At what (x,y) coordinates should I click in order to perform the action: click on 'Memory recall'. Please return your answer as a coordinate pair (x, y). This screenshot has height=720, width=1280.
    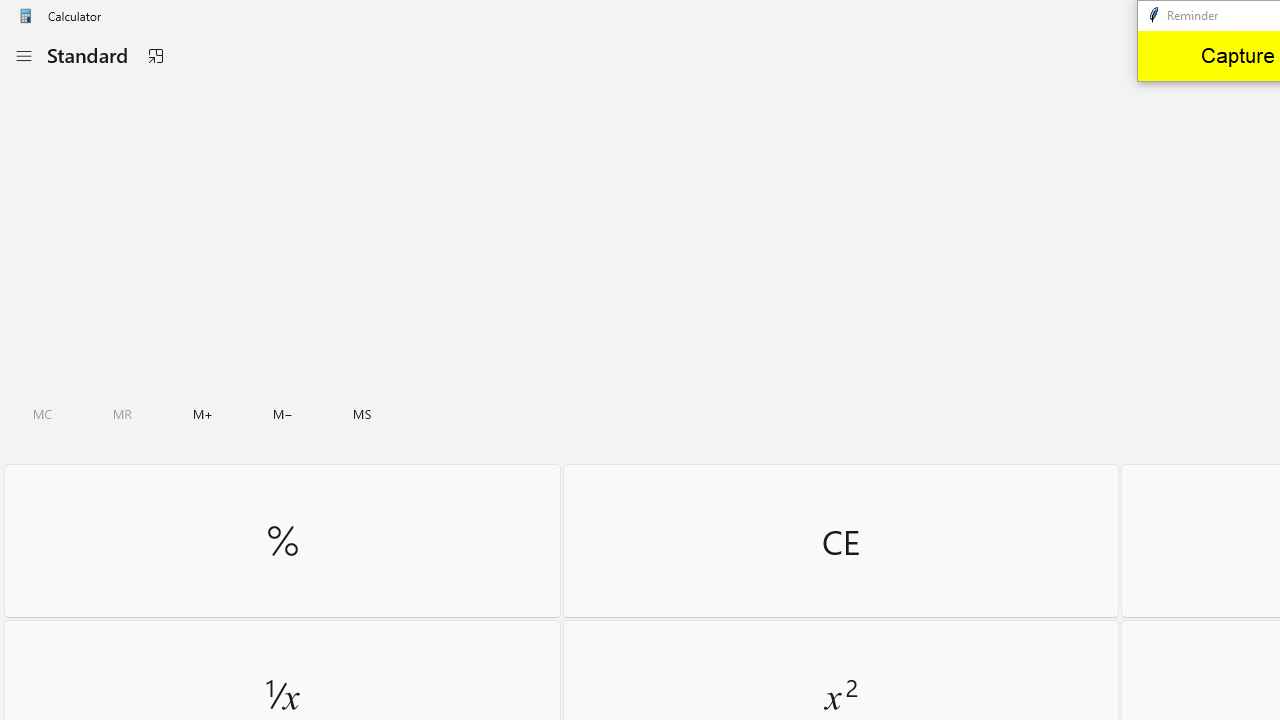
    Looking at the image, I should click on (122, 413).